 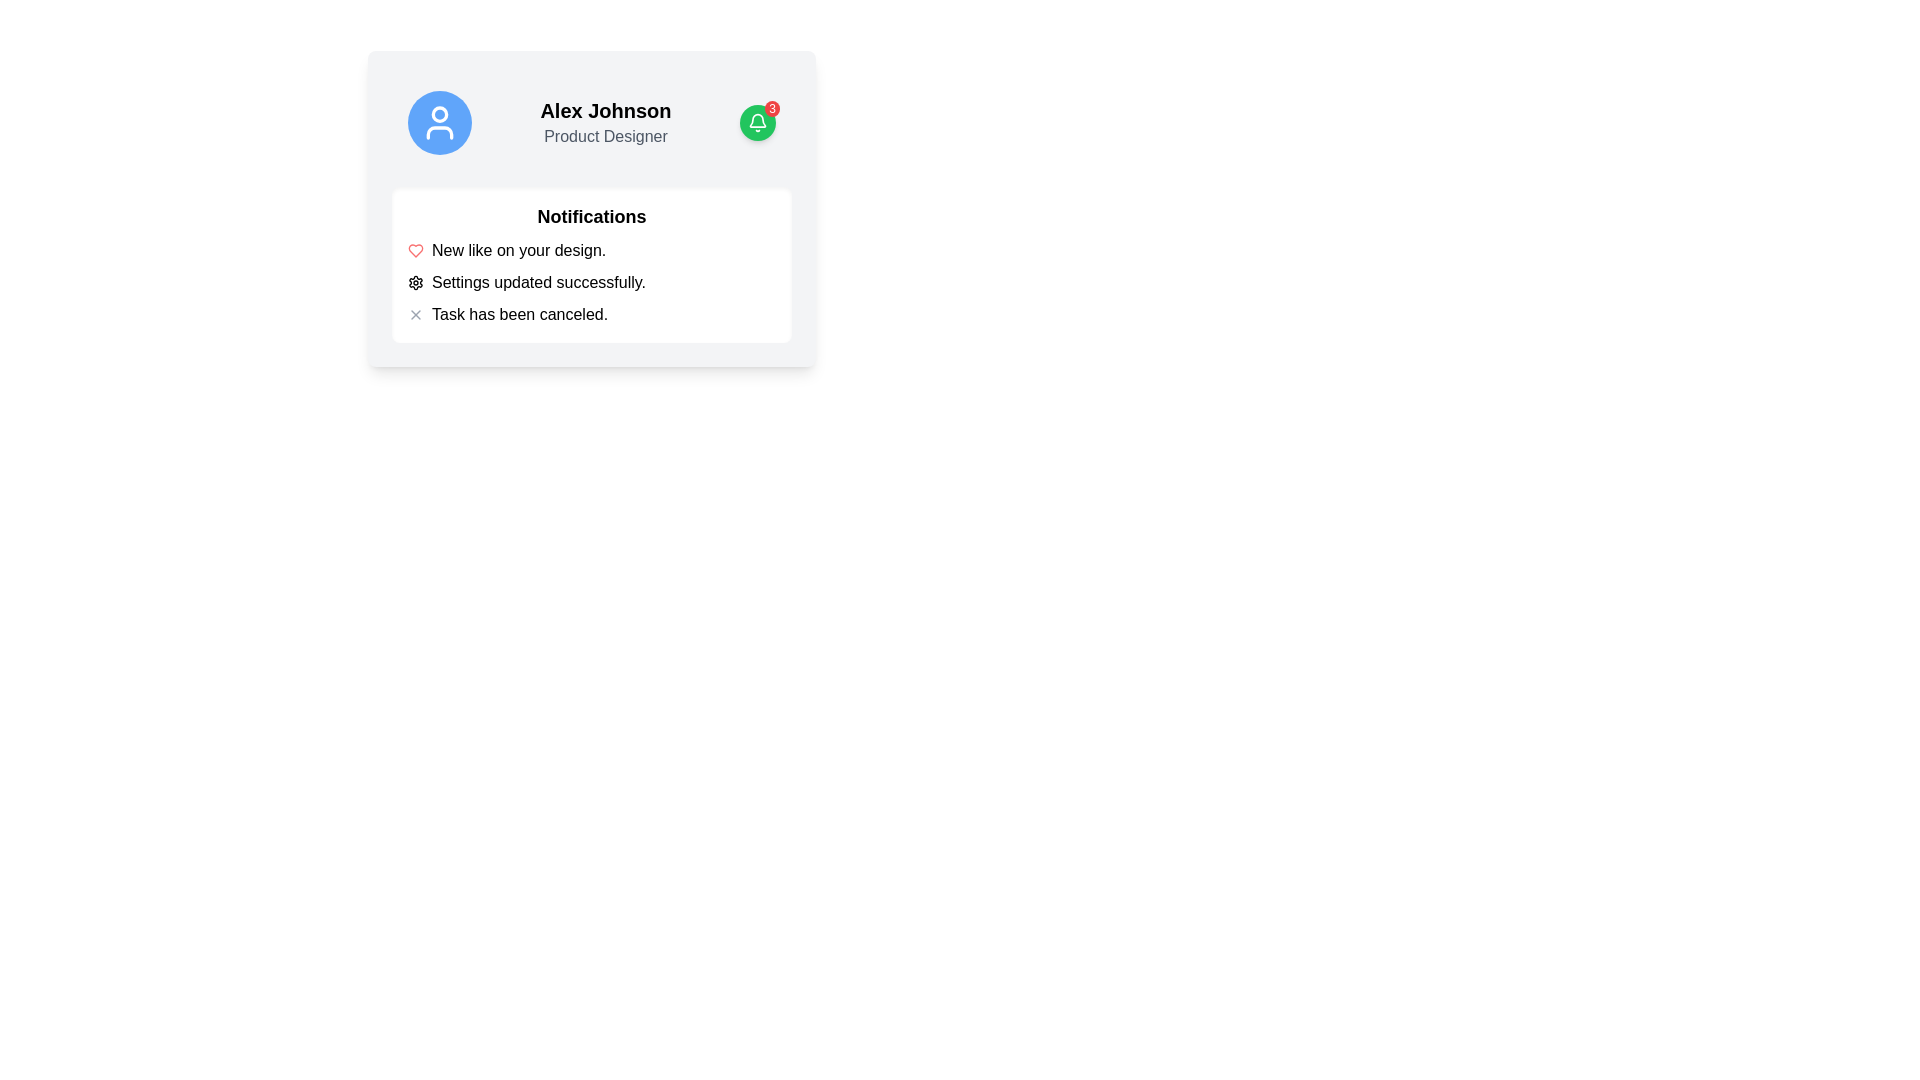 What do you see at coordinates (590, 282) in the screenshot?
I see `notification message indicating that the settings have been successfully updated, which is the second item in the notification list` at bounding box center [590, 282].